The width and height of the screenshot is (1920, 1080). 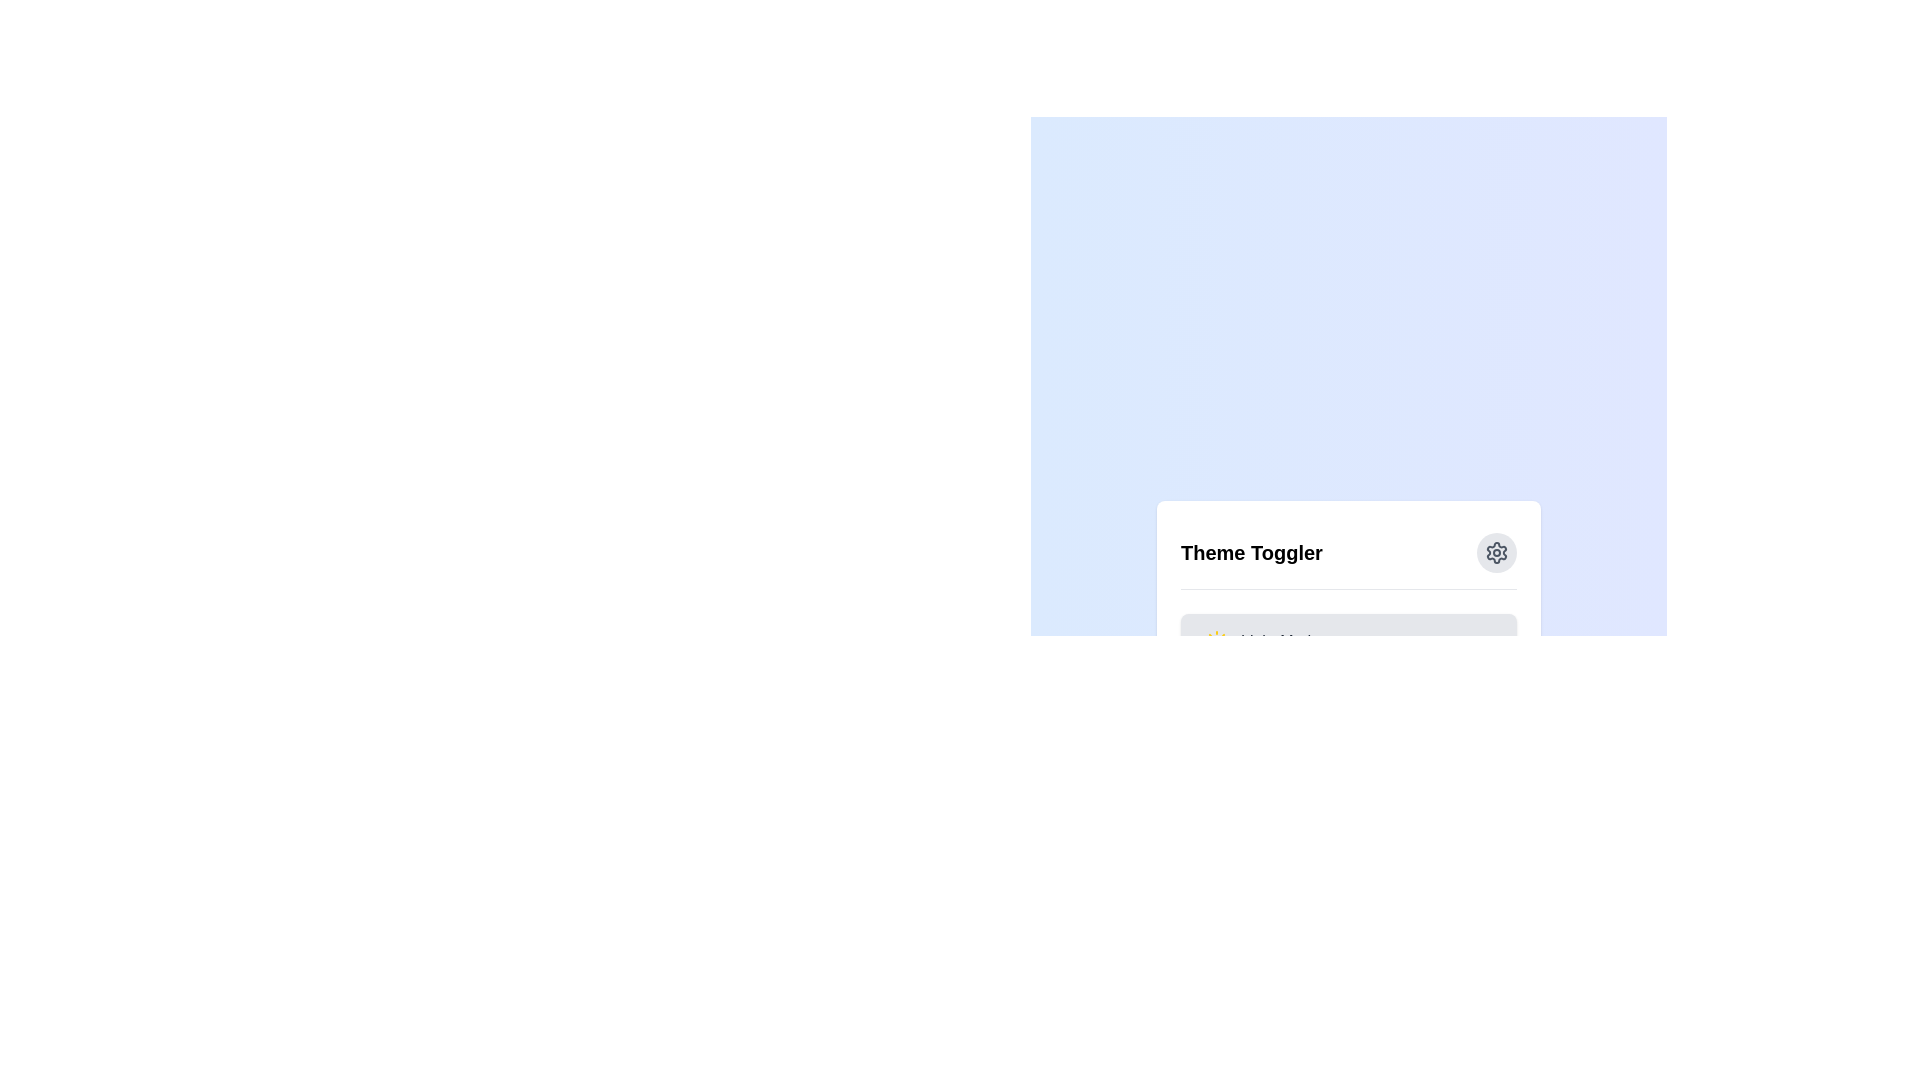 What do you see at coordinates (1251, 552) in the screenshot?
I see `the header text 'Theme Toggler' for copying` at bounding box center [1251, 552].